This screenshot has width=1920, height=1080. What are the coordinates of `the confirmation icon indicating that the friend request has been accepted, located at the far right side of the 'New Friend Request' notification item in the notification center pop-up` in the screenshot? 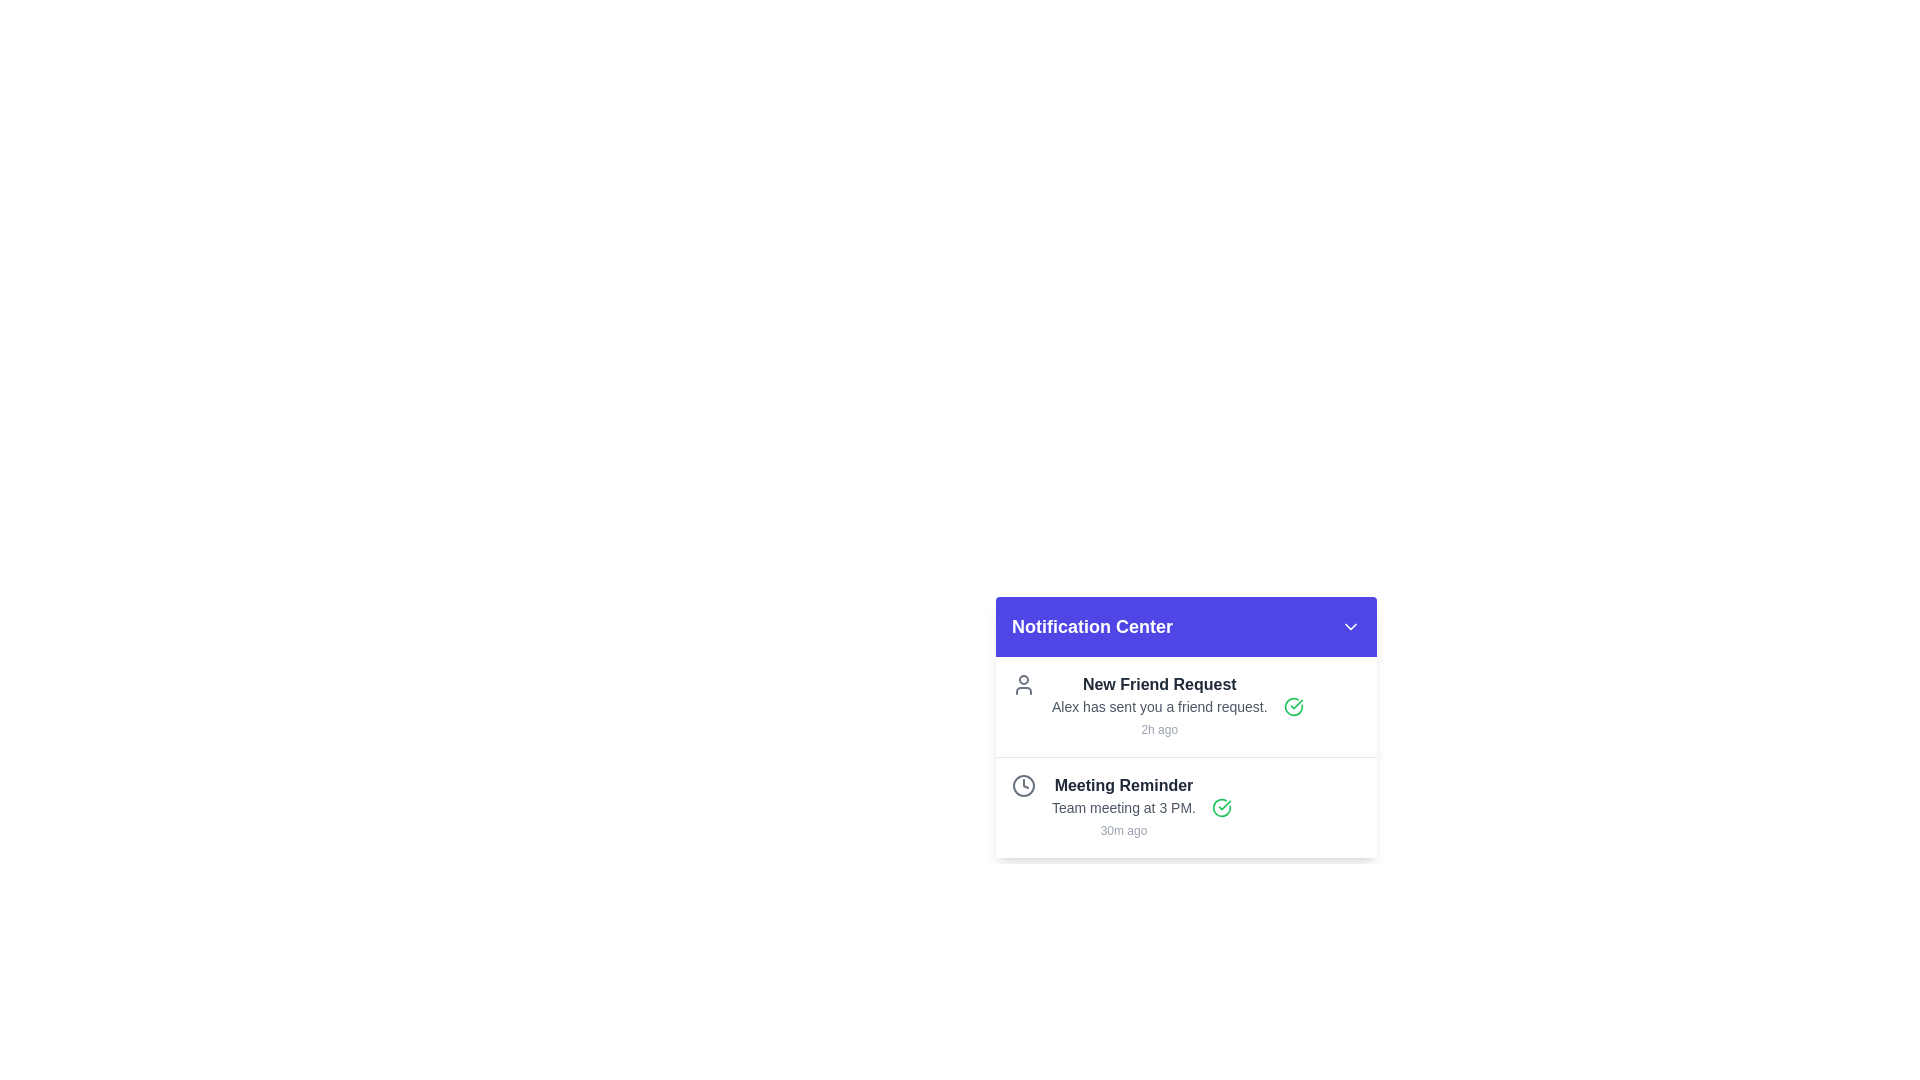 It's located at (1293, 705).